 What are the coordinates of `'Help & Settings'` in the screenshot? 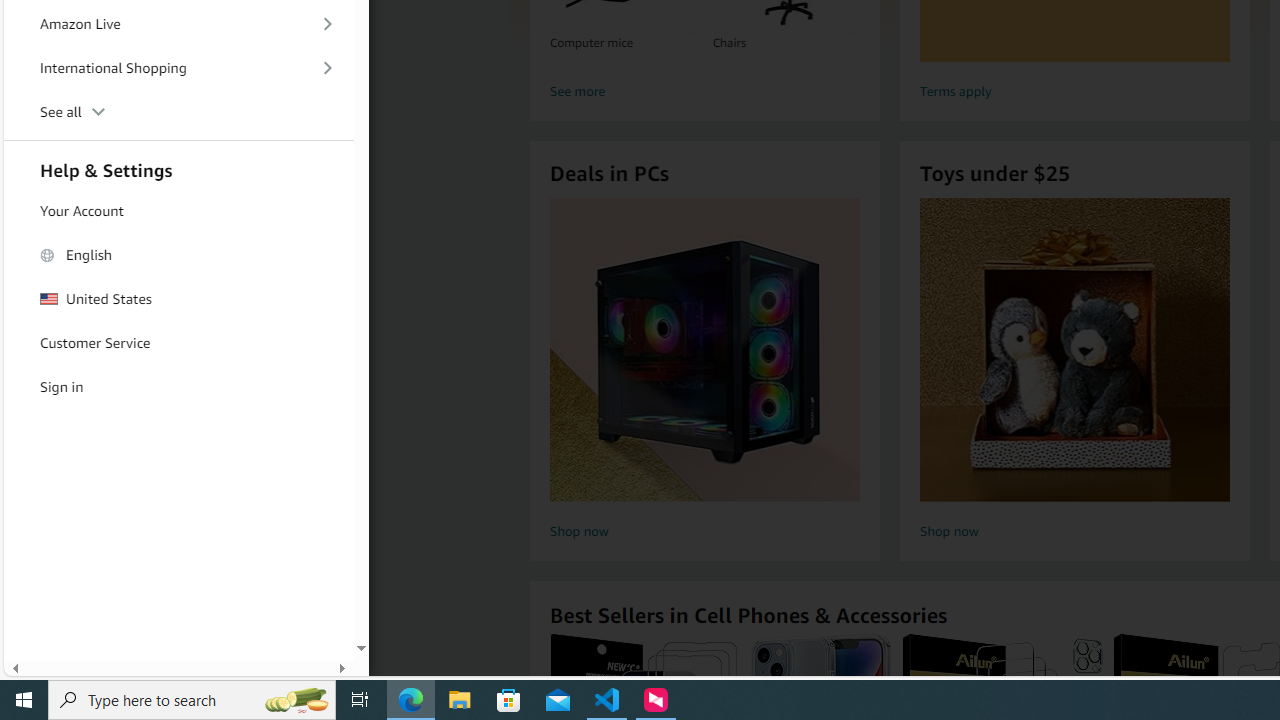 It's located at (179, 167).